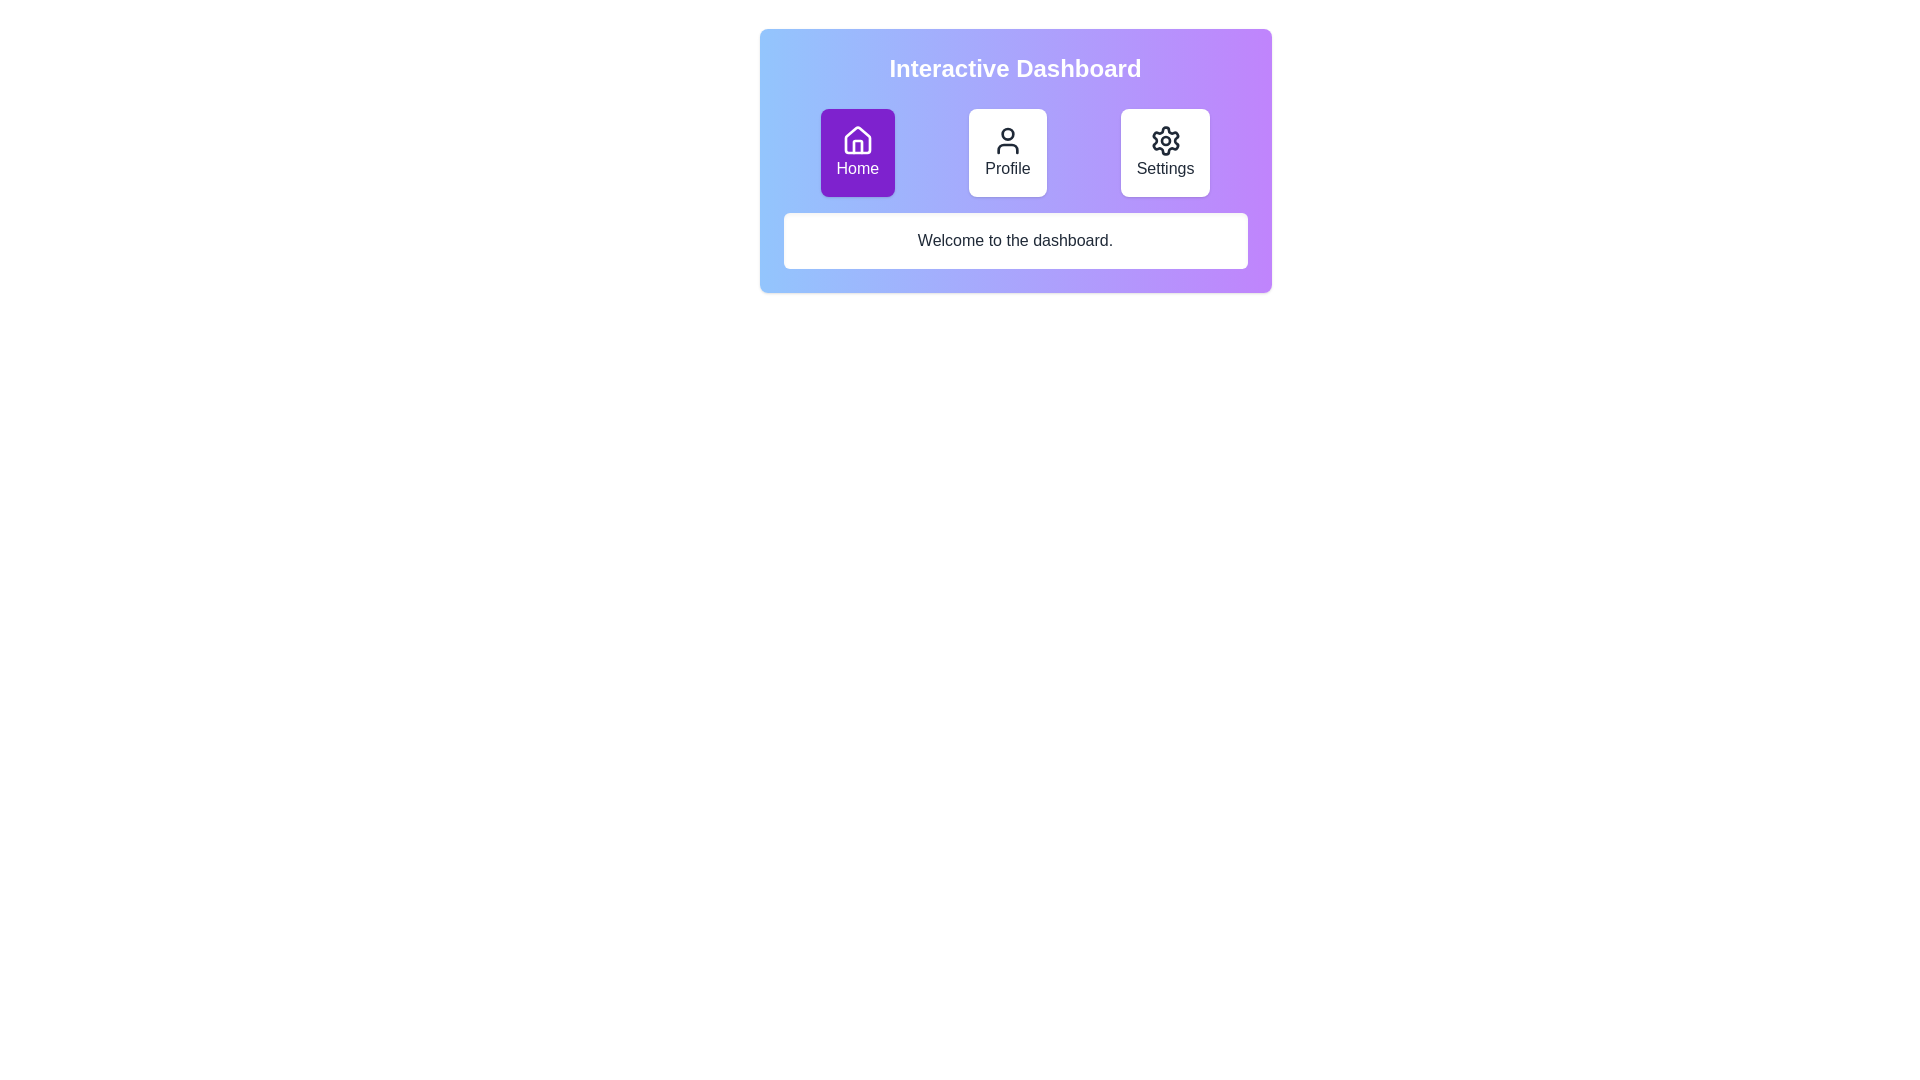 This screenshot has width=1920, height=1080. I want to click on the Profile tab by clicking the corresponding button, so click(1008, 152).